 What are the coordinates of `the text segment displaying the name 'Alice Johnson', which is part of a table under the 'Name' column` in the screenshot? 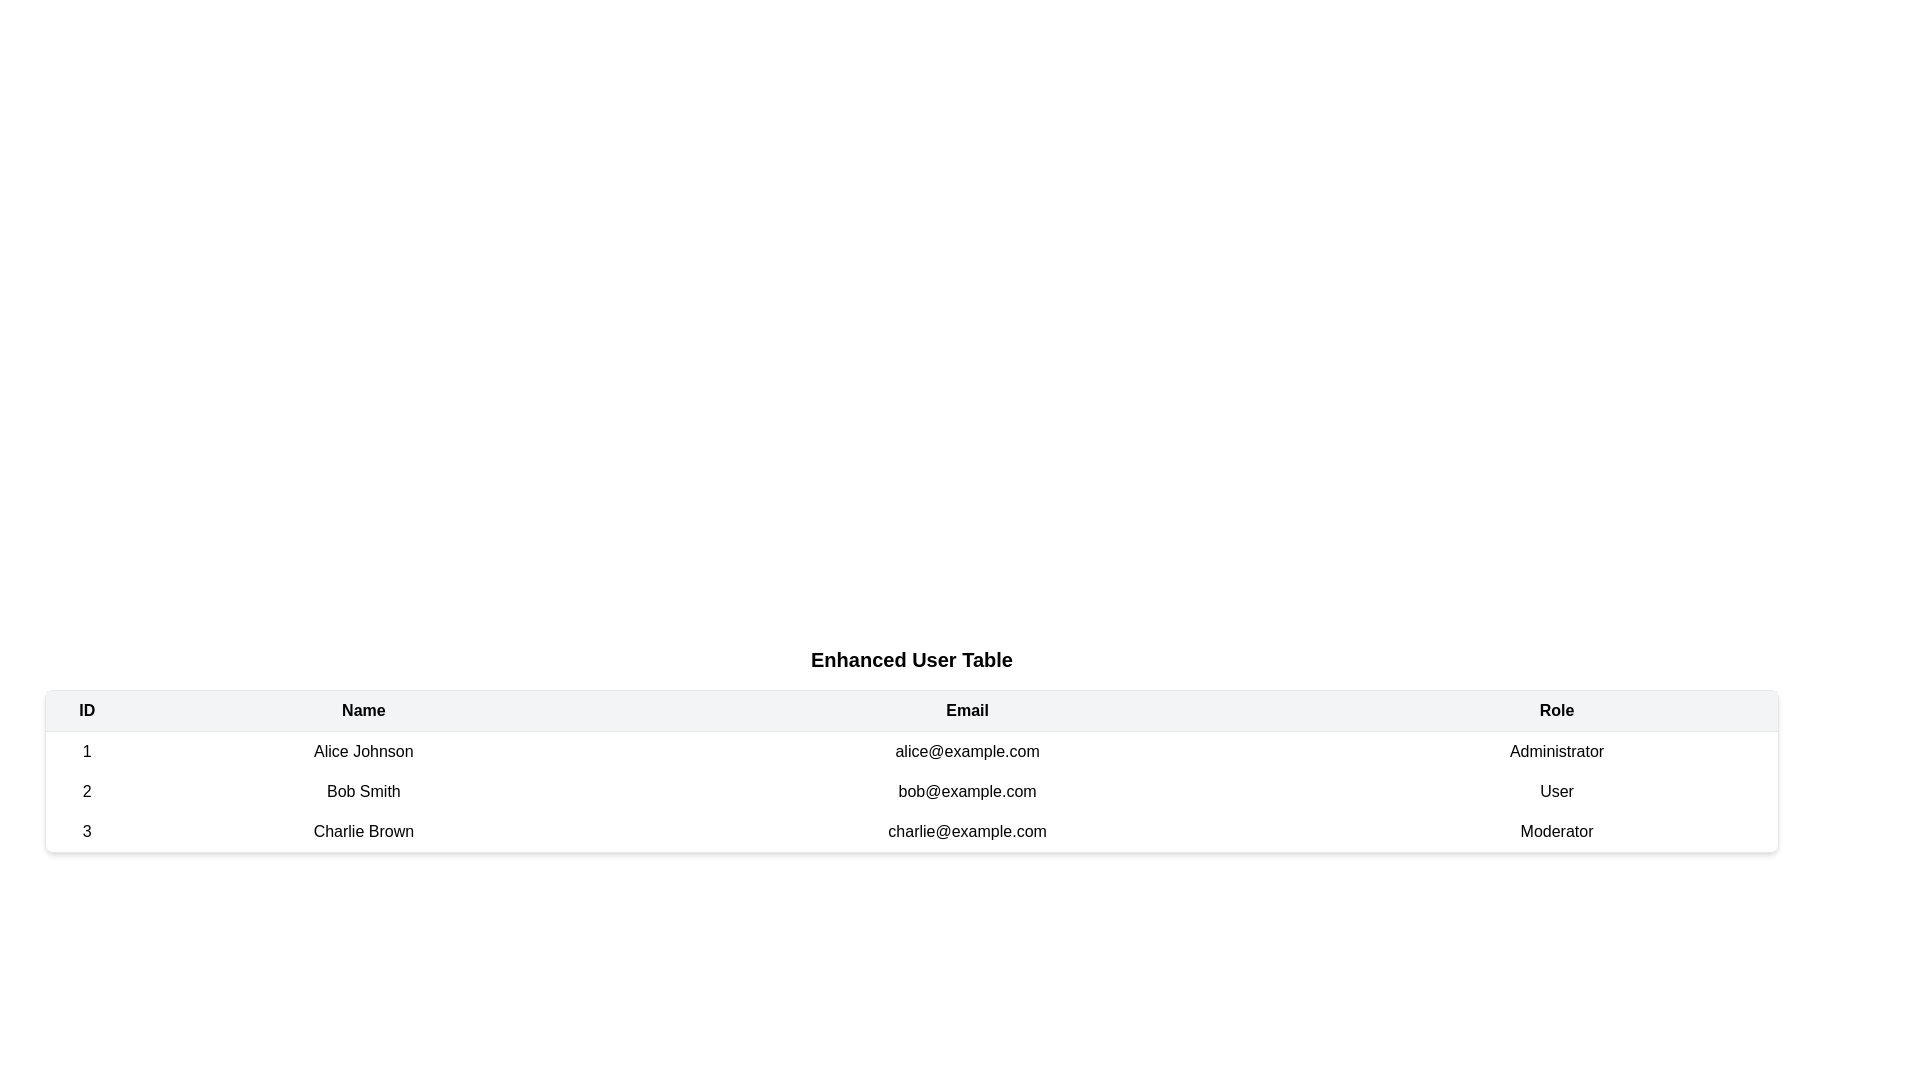 It's located at (363, 751).